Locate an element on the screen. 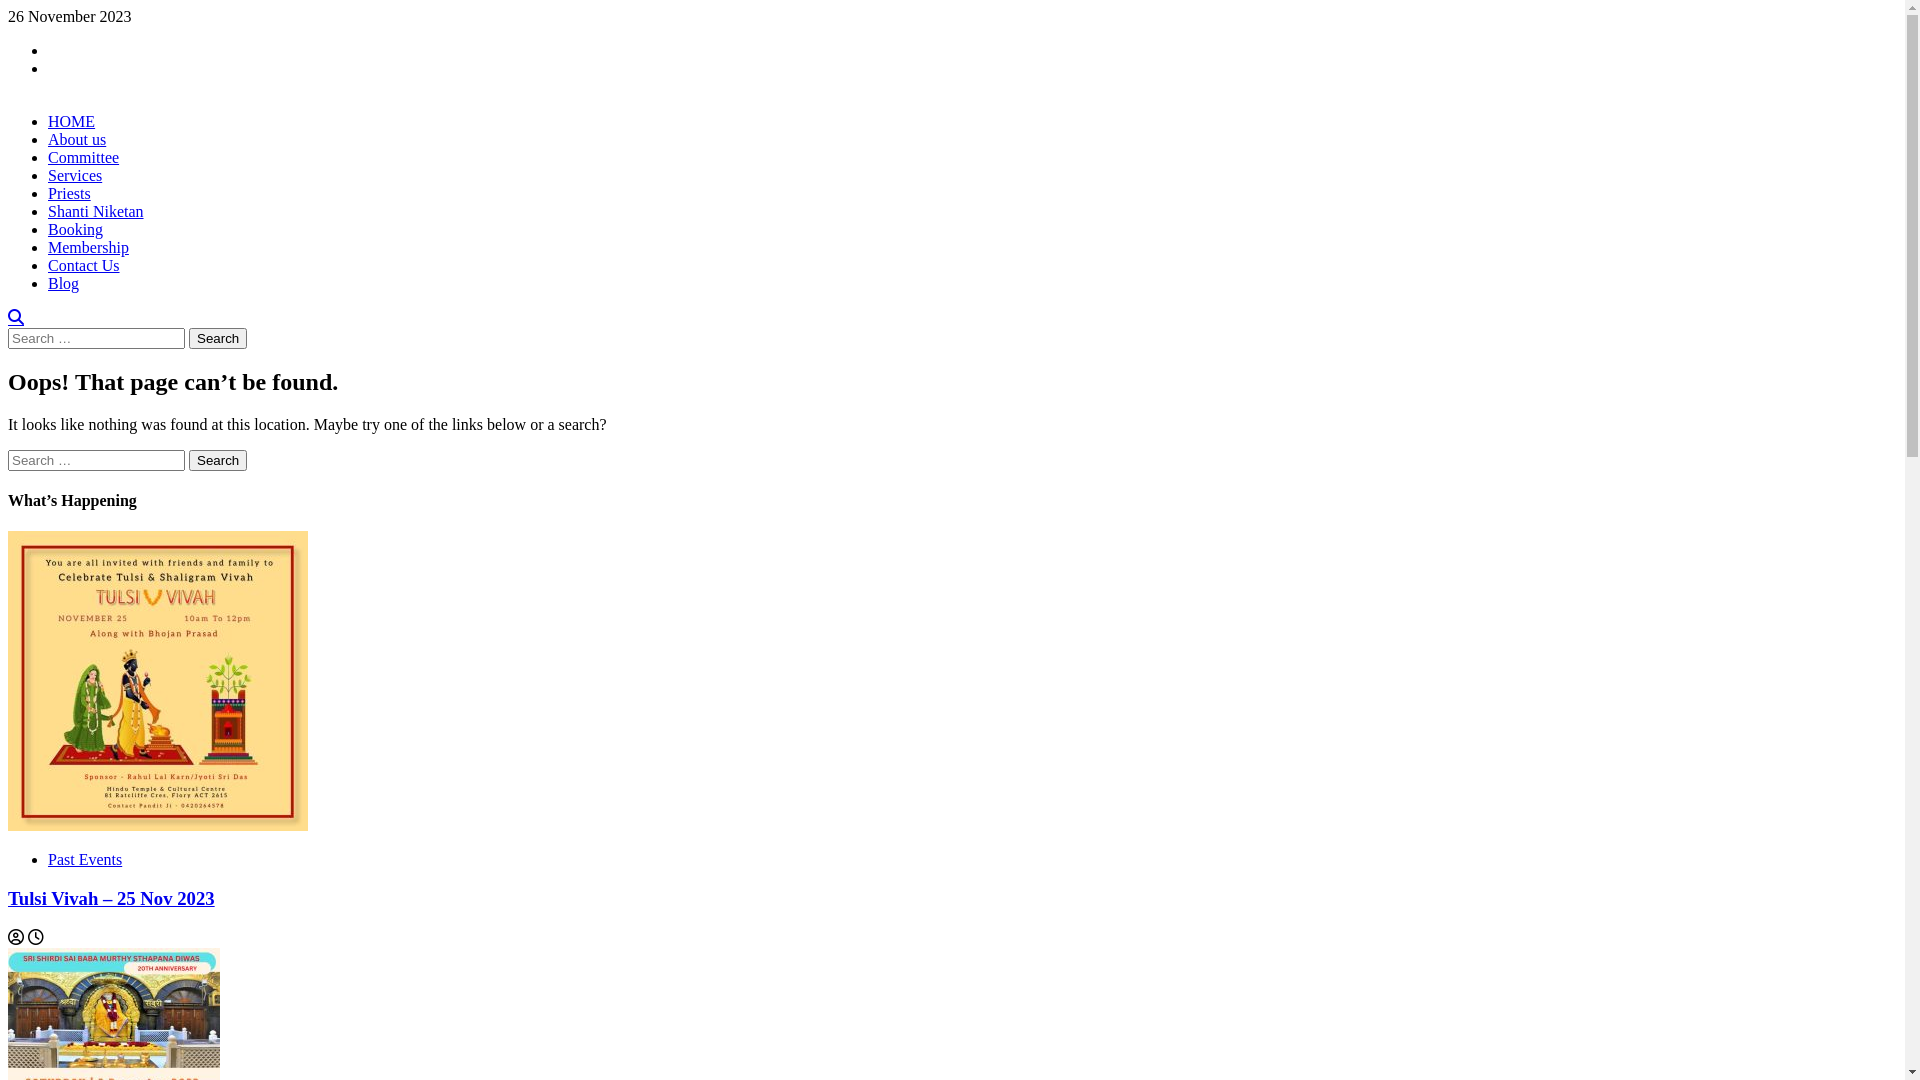  'Skip to content' is located at coordinates (7, 7).